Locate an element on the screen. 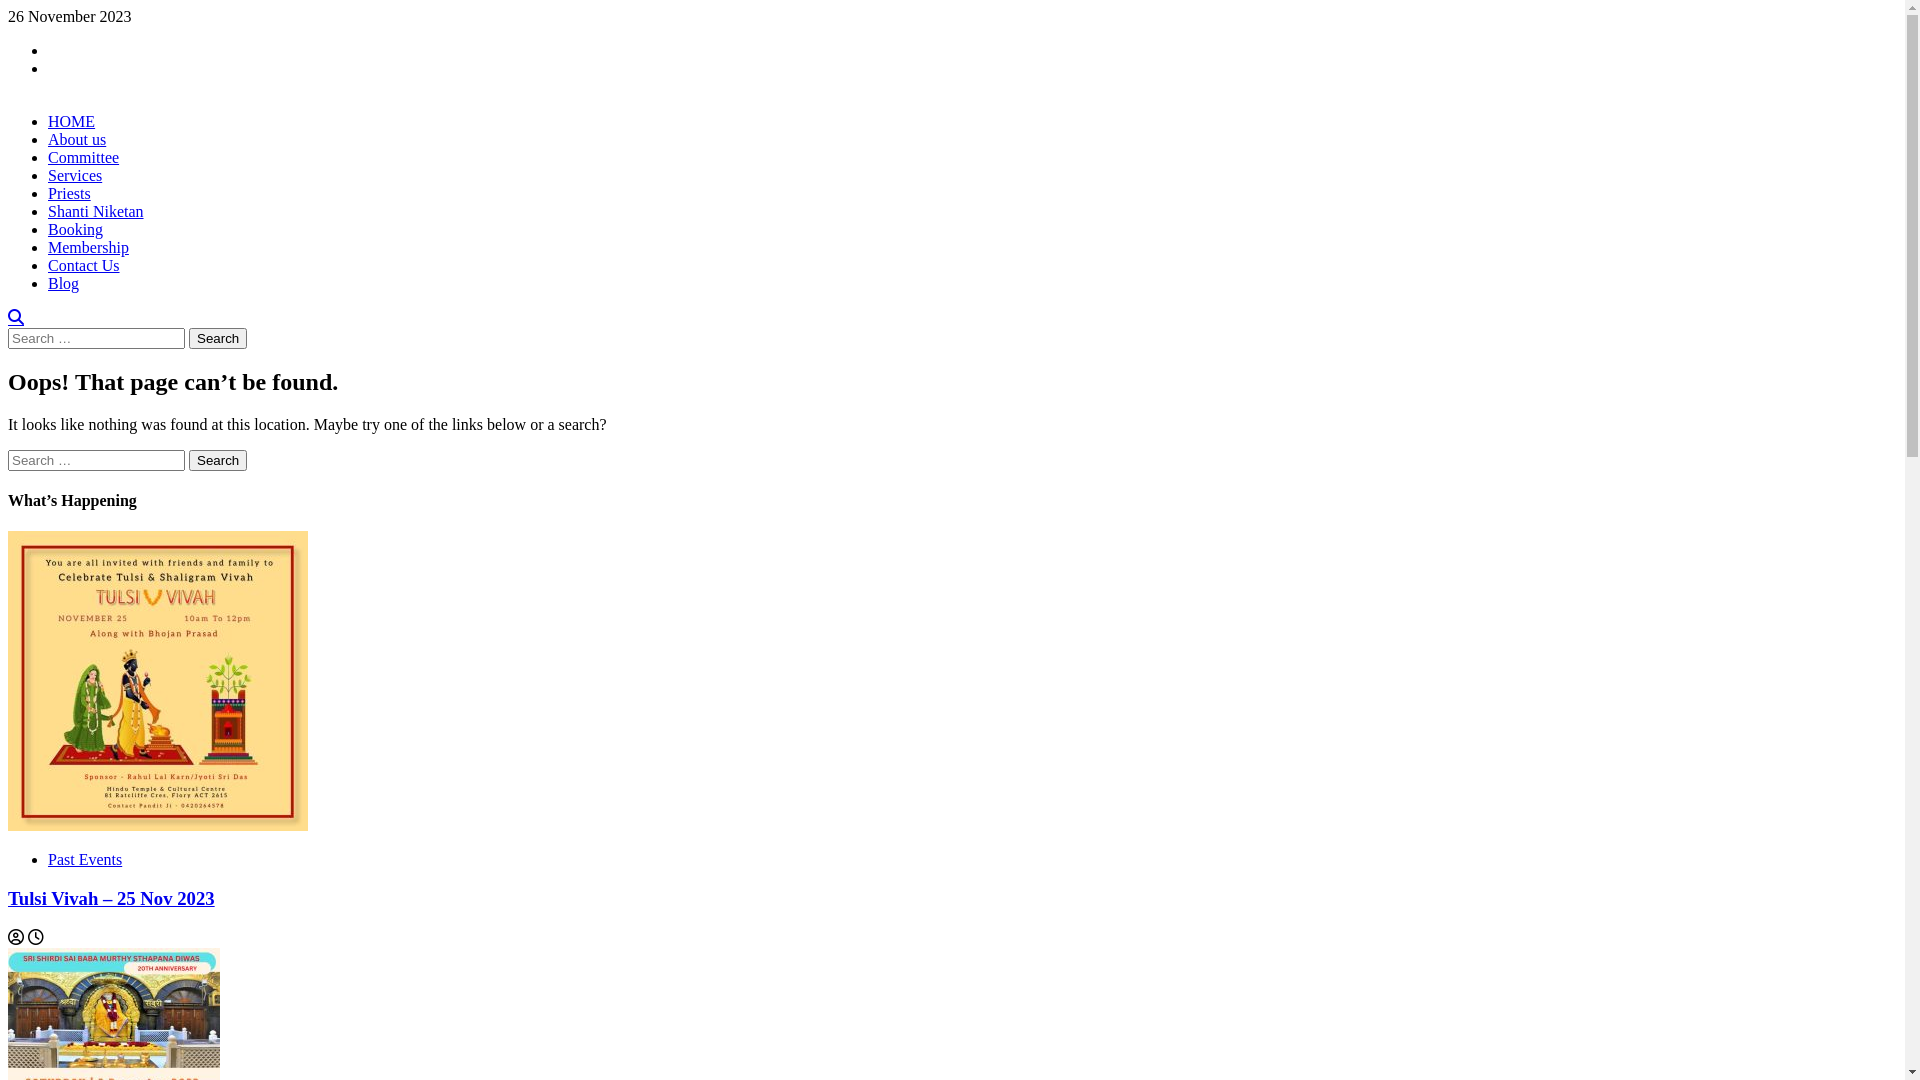  'Skip to content' is located at coordinates (7, 7).